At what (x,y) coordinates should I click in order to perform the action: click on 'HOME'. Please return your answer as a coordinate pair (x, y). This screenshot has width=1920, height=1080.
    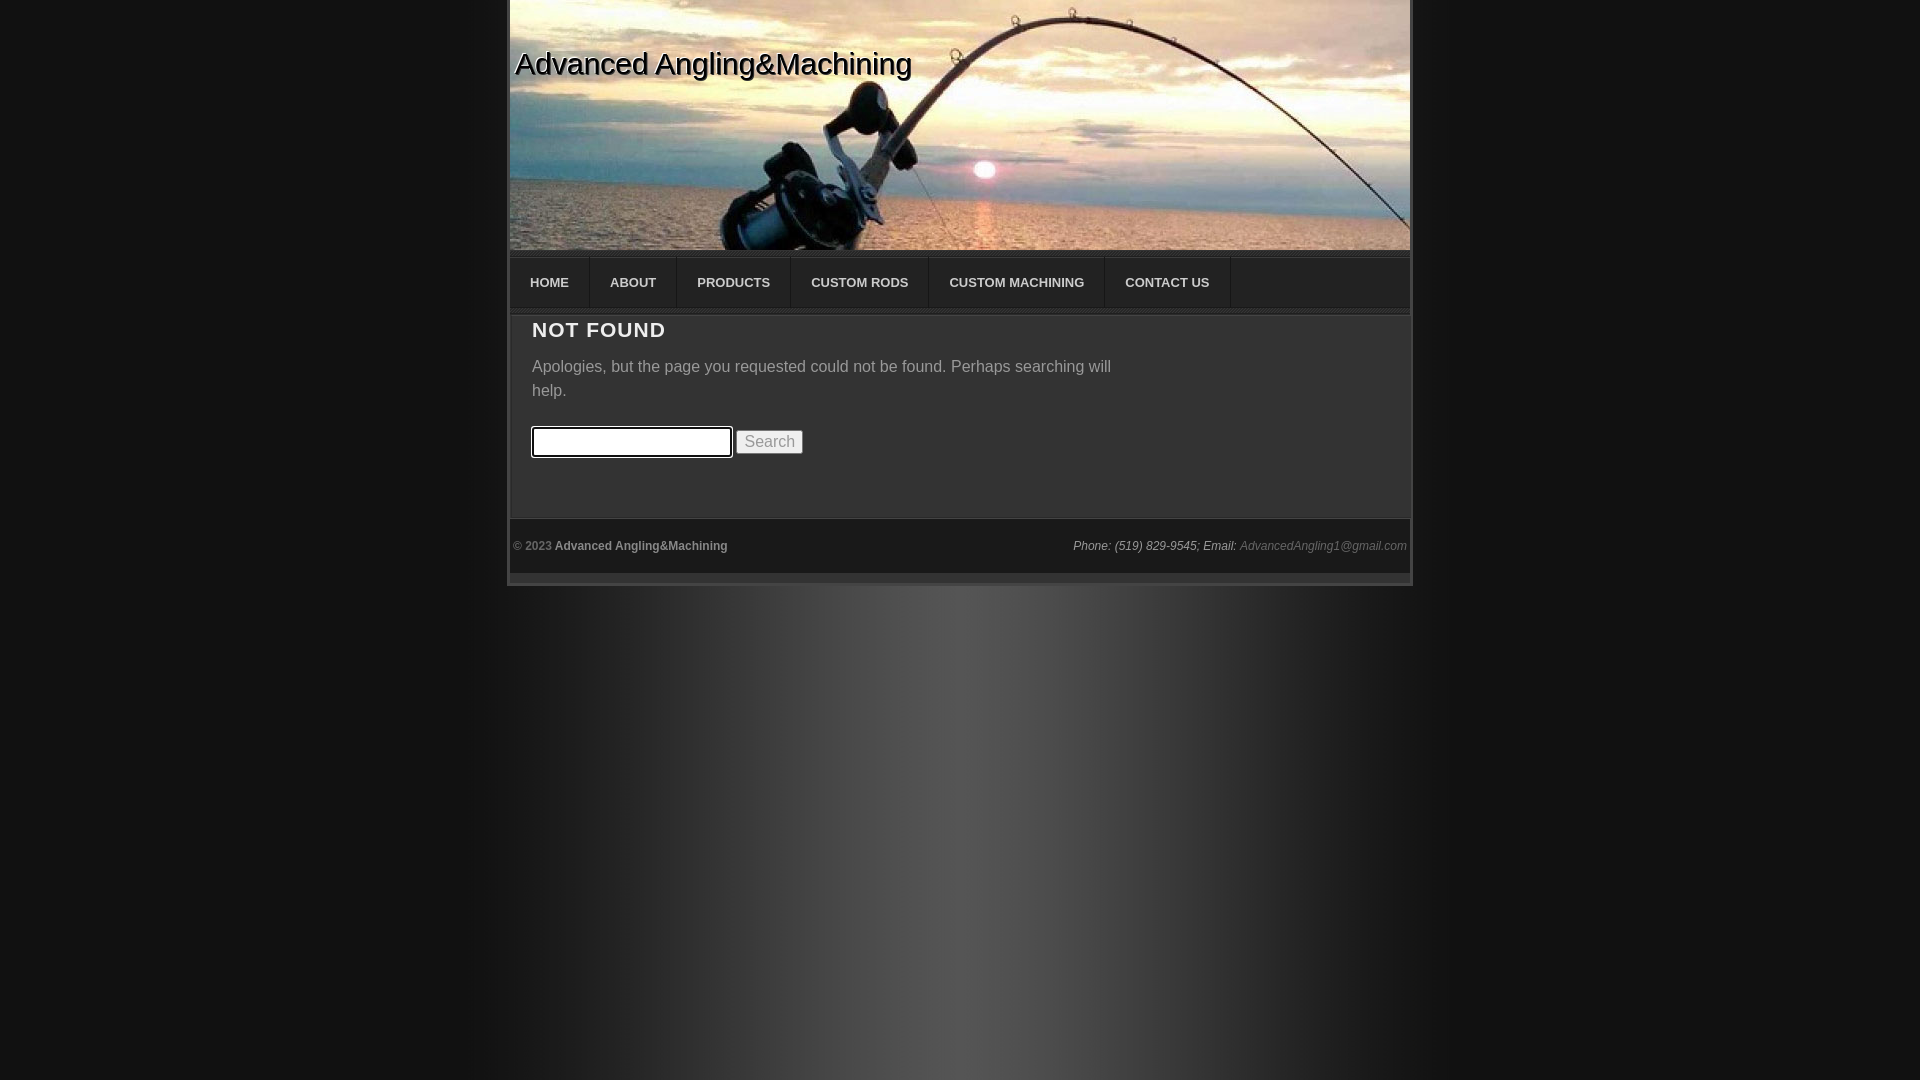
    Looking at the image, I should click on (550, 282).